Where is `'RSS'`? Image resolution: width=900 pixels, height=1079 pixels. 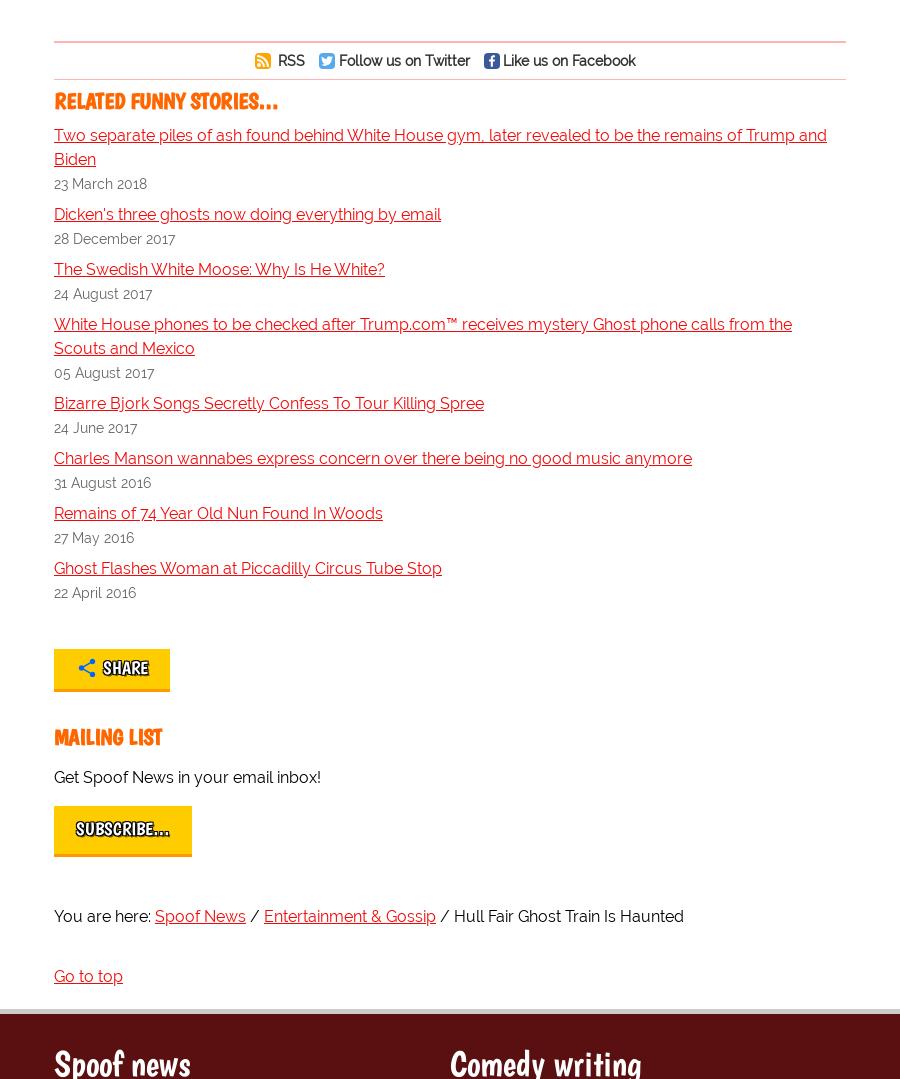 'RSS' is located at coordinates (288, 59).